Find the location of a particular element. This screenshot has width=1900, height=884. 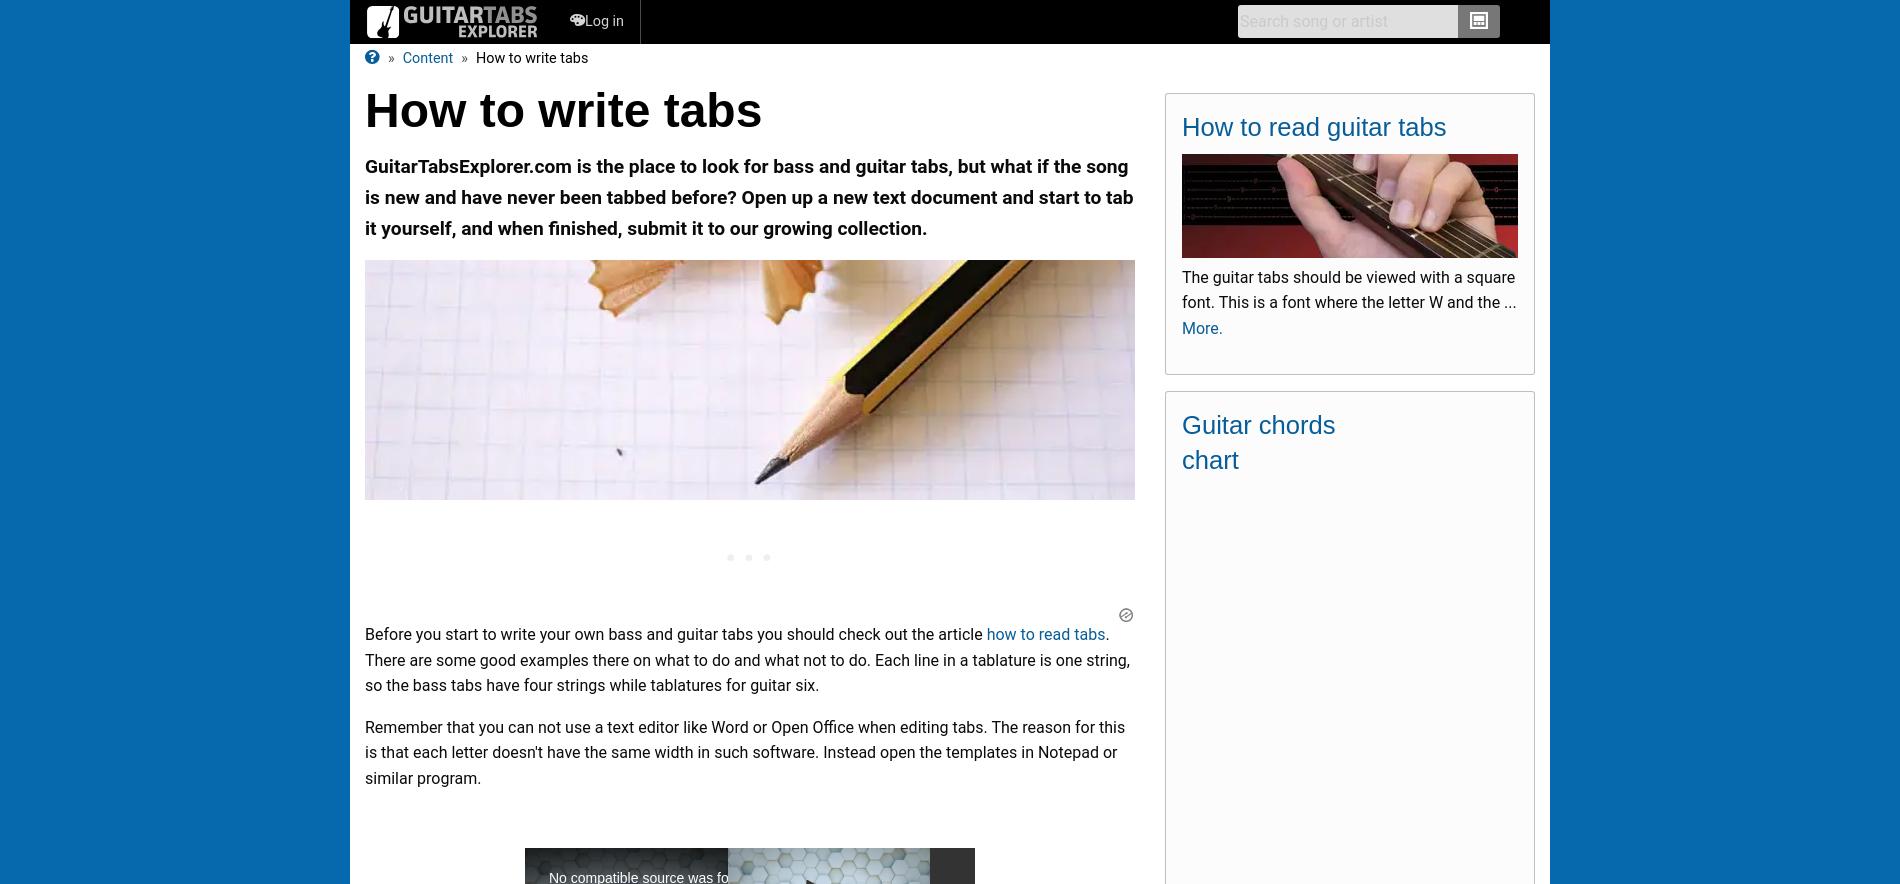

'Guitar chords chart' is located at coordinates (1257, 442).